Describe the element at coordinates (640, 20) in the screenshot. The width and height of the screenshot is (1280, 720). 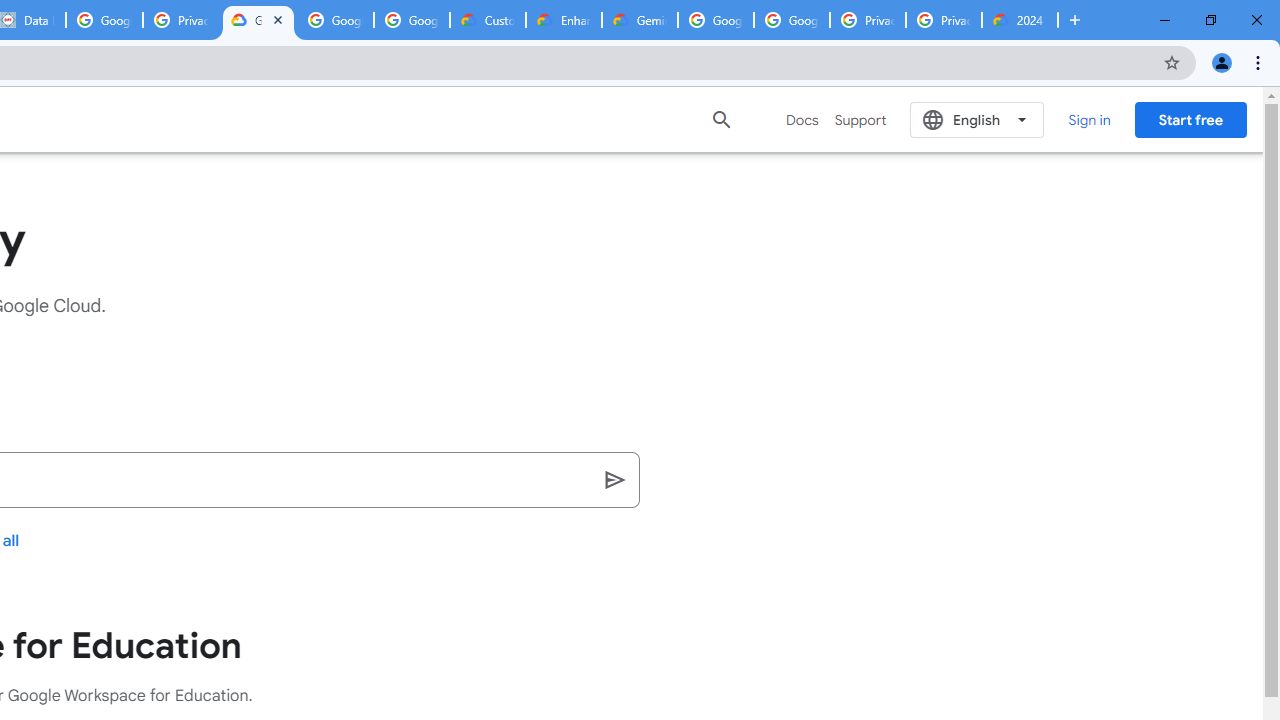
I see `'Gemini for Business and Developers | Google Cloud'` at that location.